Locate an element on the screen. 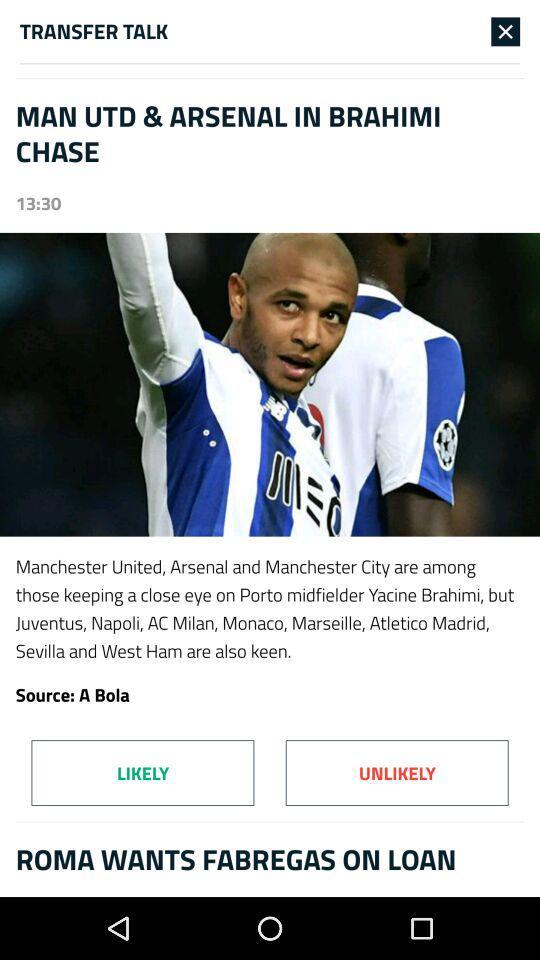  item below the source: a bola item is located at coordinates (397, 772).